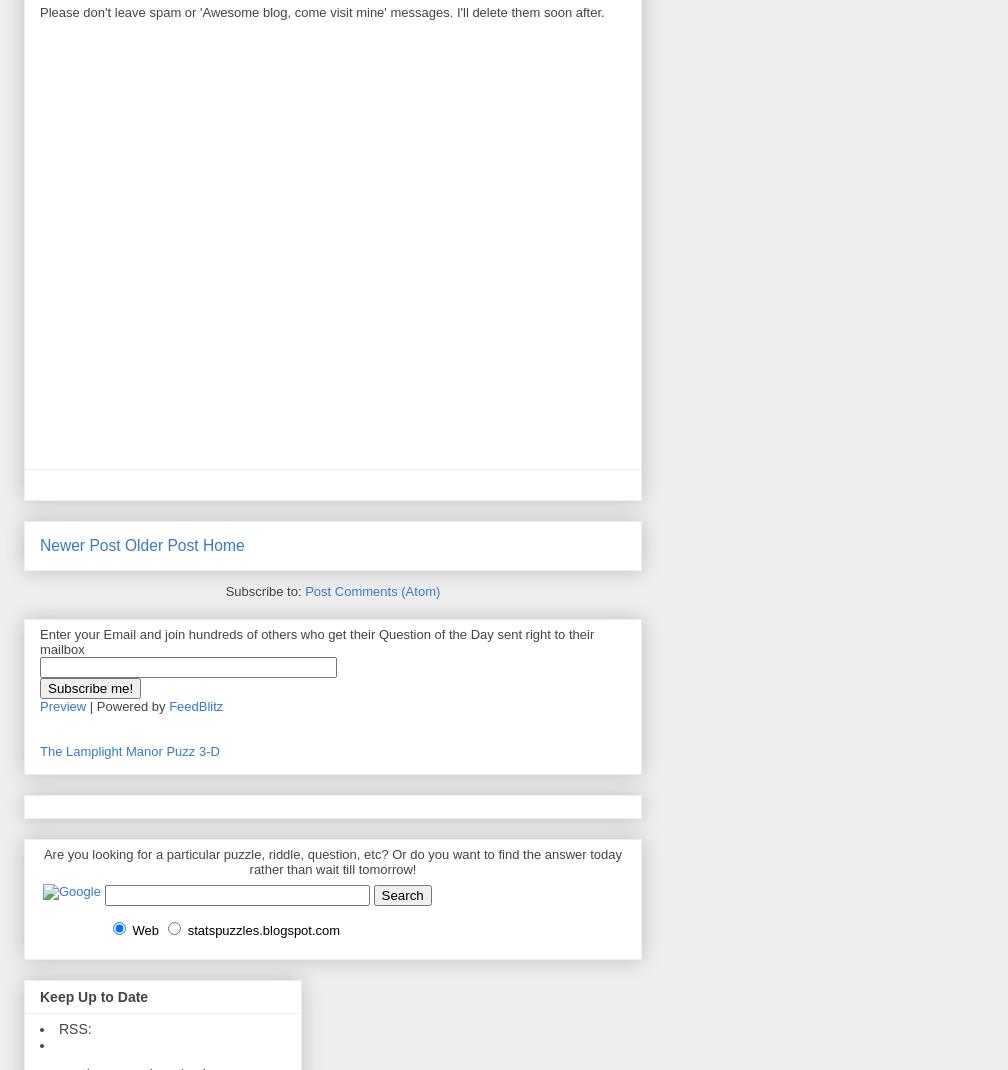 The height and width of the screenshot is (1070, 1008). I want to click on 'Are you looking for a particular puzzle, riddle, question, etc? Or do you want to find the answer today rather than wait till tomorrow!', so click(332, 861).